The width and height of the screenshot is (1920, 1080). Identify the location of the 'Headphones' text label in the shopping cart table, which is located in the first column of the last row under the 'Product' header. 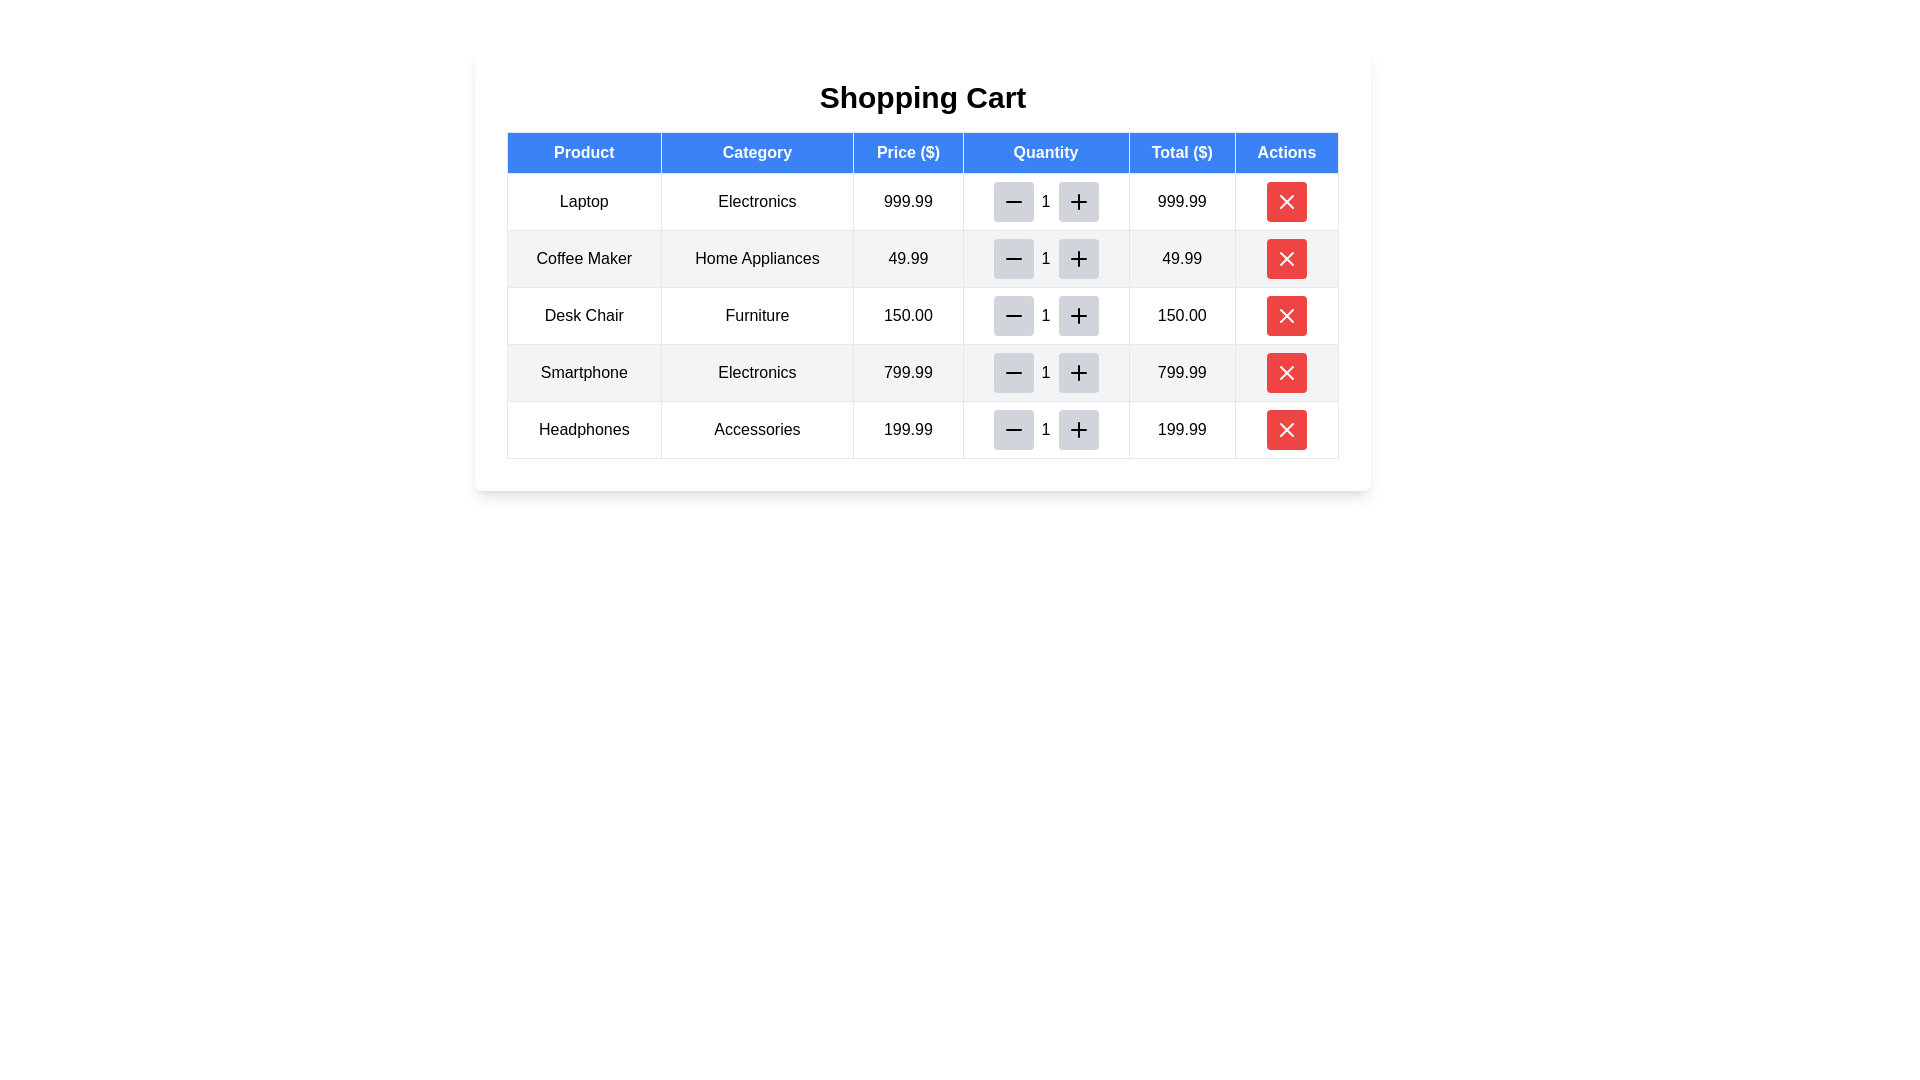
(583, 428).